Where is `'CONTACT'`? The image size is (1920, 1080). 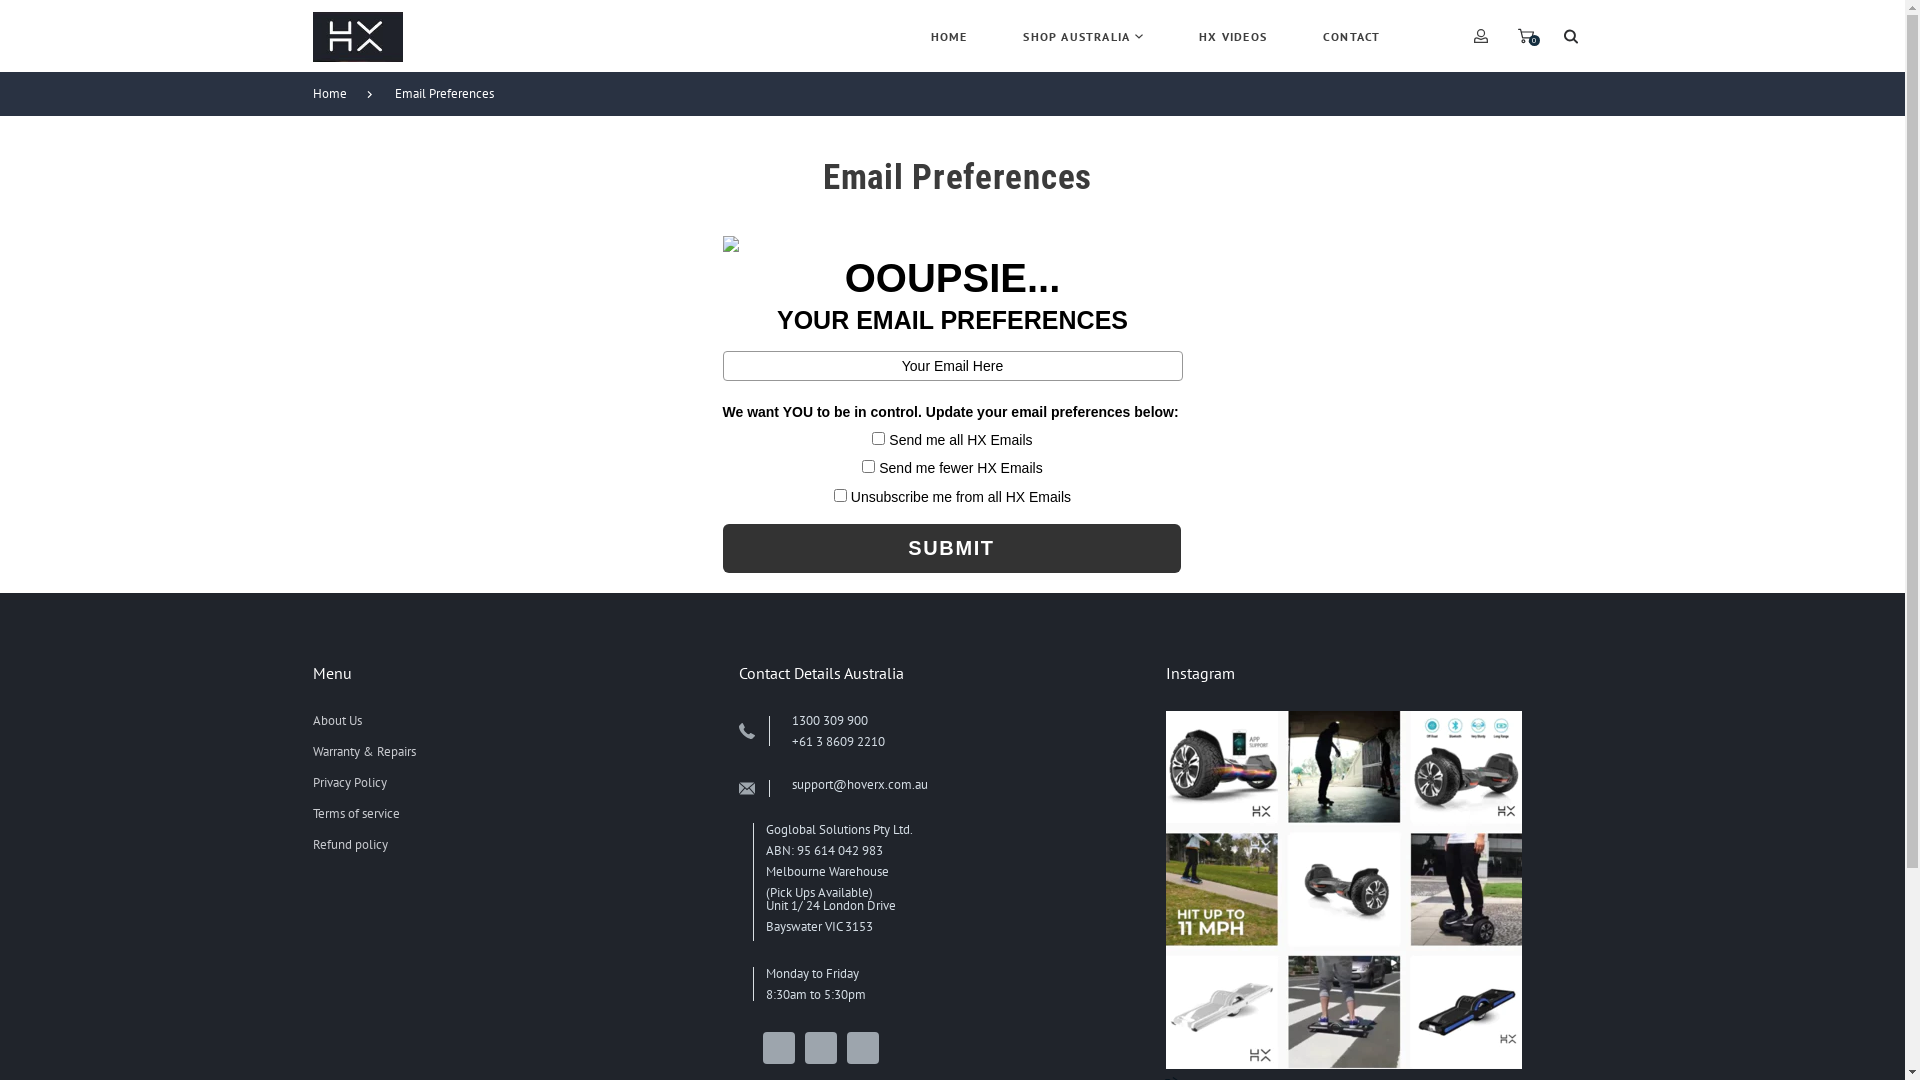 'CONTACT' is located at coordinates (1351, 36).